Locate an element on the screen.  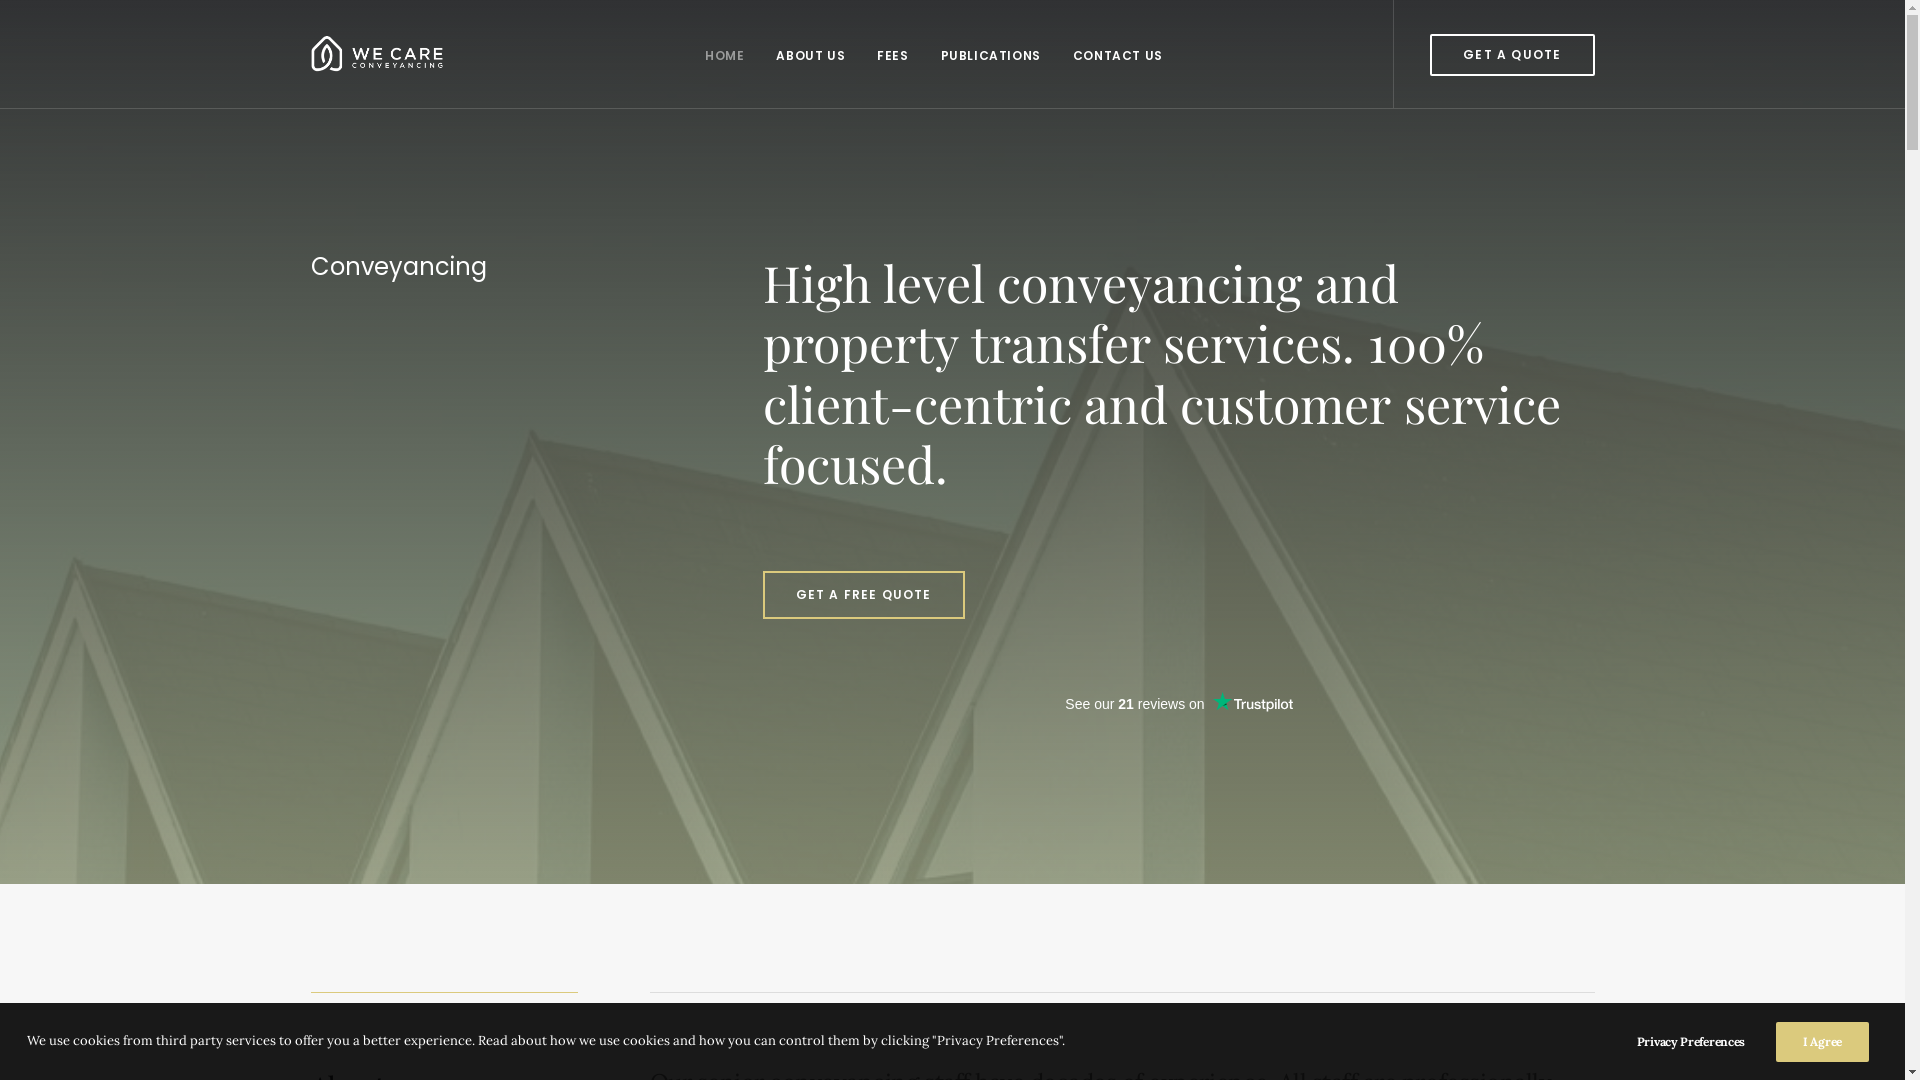
'HOME' is located at coordinates (723, 53).